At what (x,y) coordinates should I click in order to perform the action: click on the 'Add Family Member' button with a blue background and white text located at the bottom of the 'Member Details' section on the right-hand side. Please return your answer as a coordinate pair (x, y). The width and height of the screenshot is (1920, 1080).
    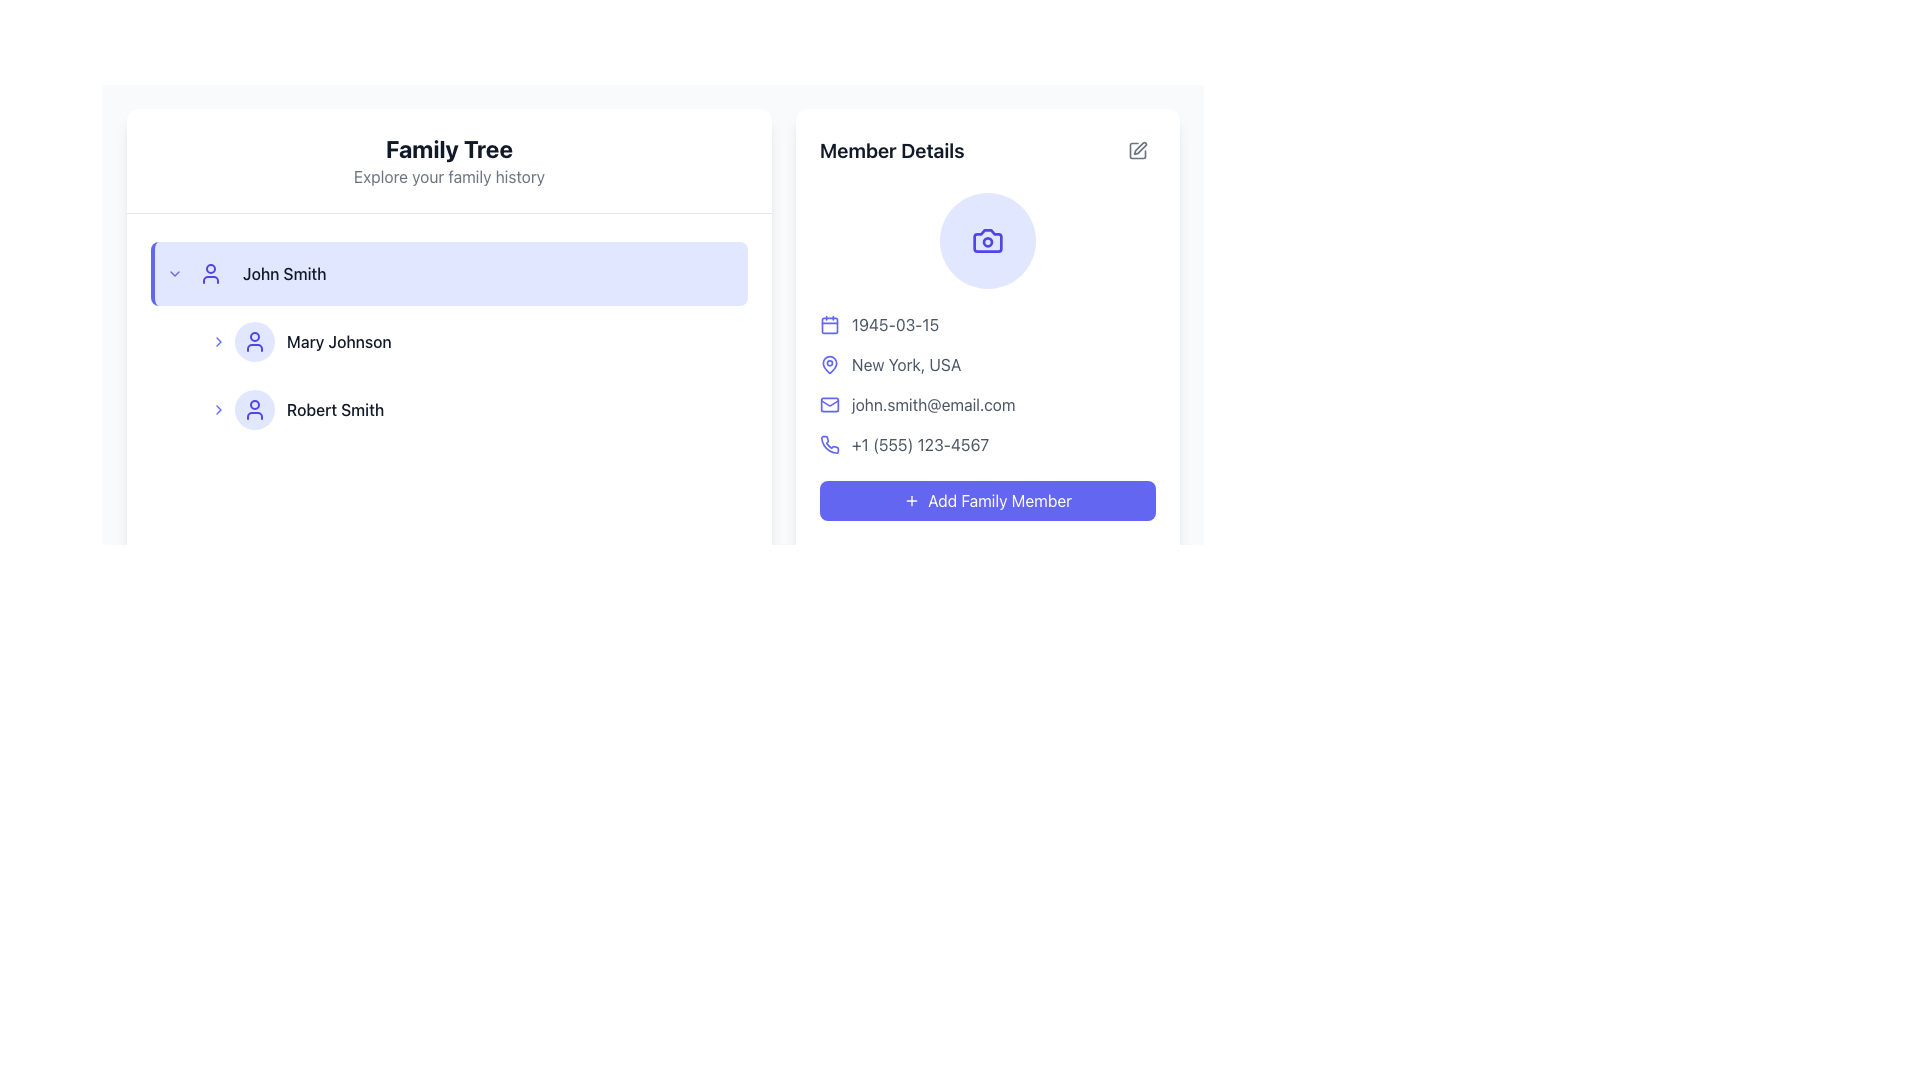
    Looking at the image, I should click on (988, 500).